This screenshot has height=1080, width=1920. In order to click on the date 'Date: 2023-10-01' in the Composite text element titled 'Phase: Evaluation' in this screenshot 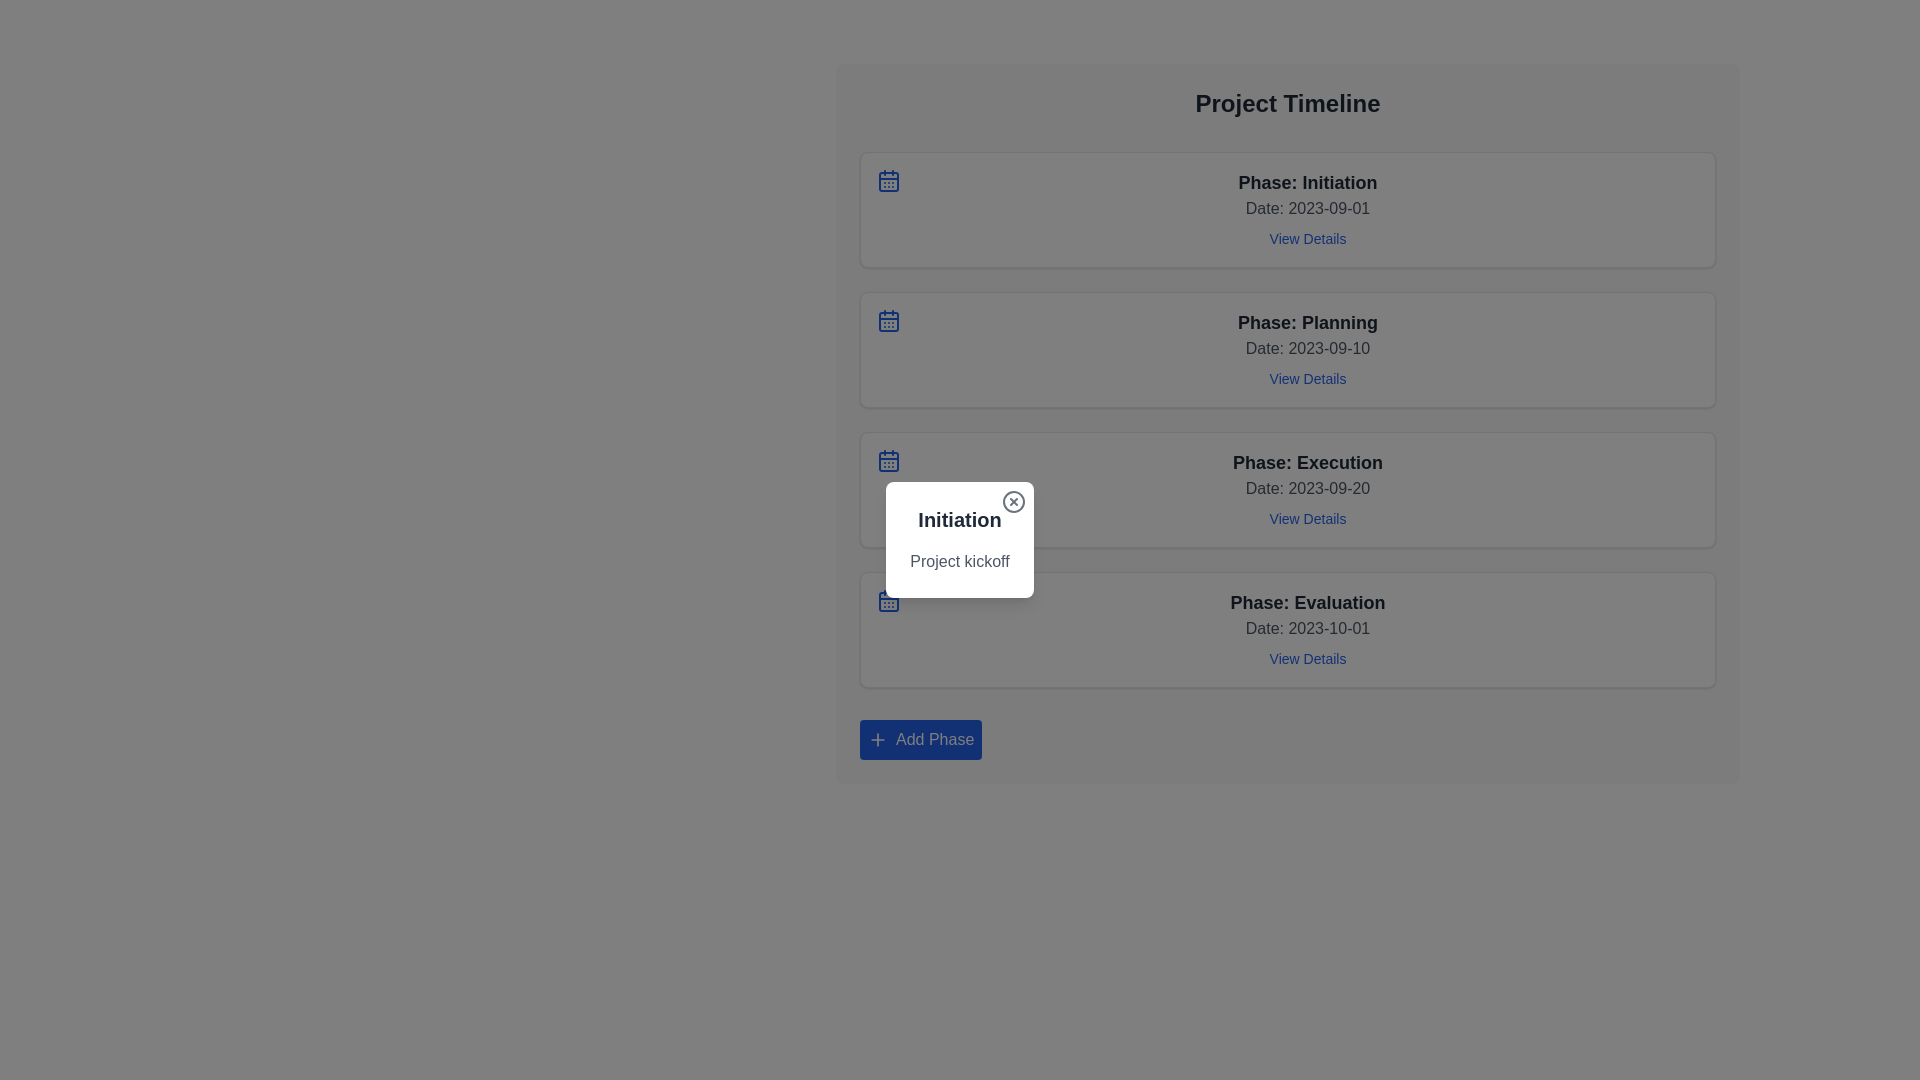, I will do `click(1308, 628)`.